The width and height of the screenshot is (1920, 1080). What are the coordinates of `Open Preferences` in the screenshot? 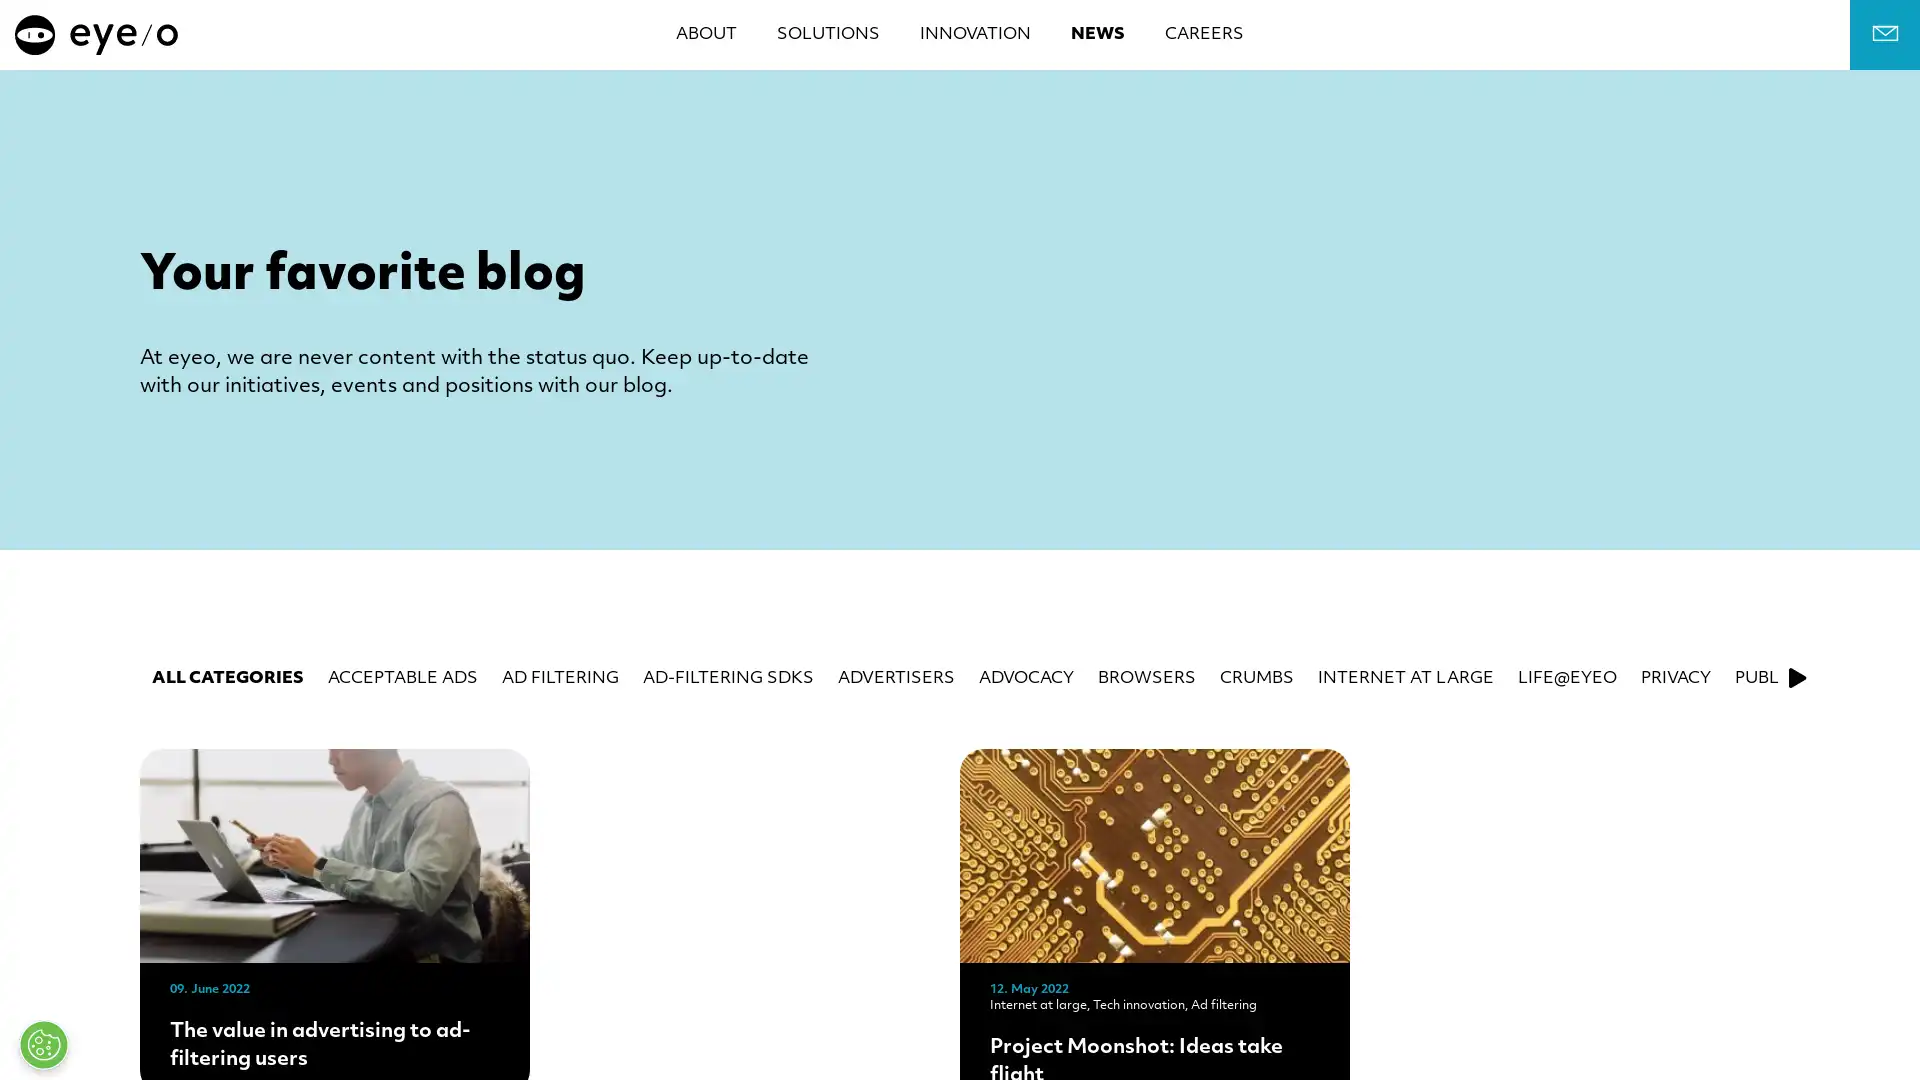 It's located at (43, 1044).